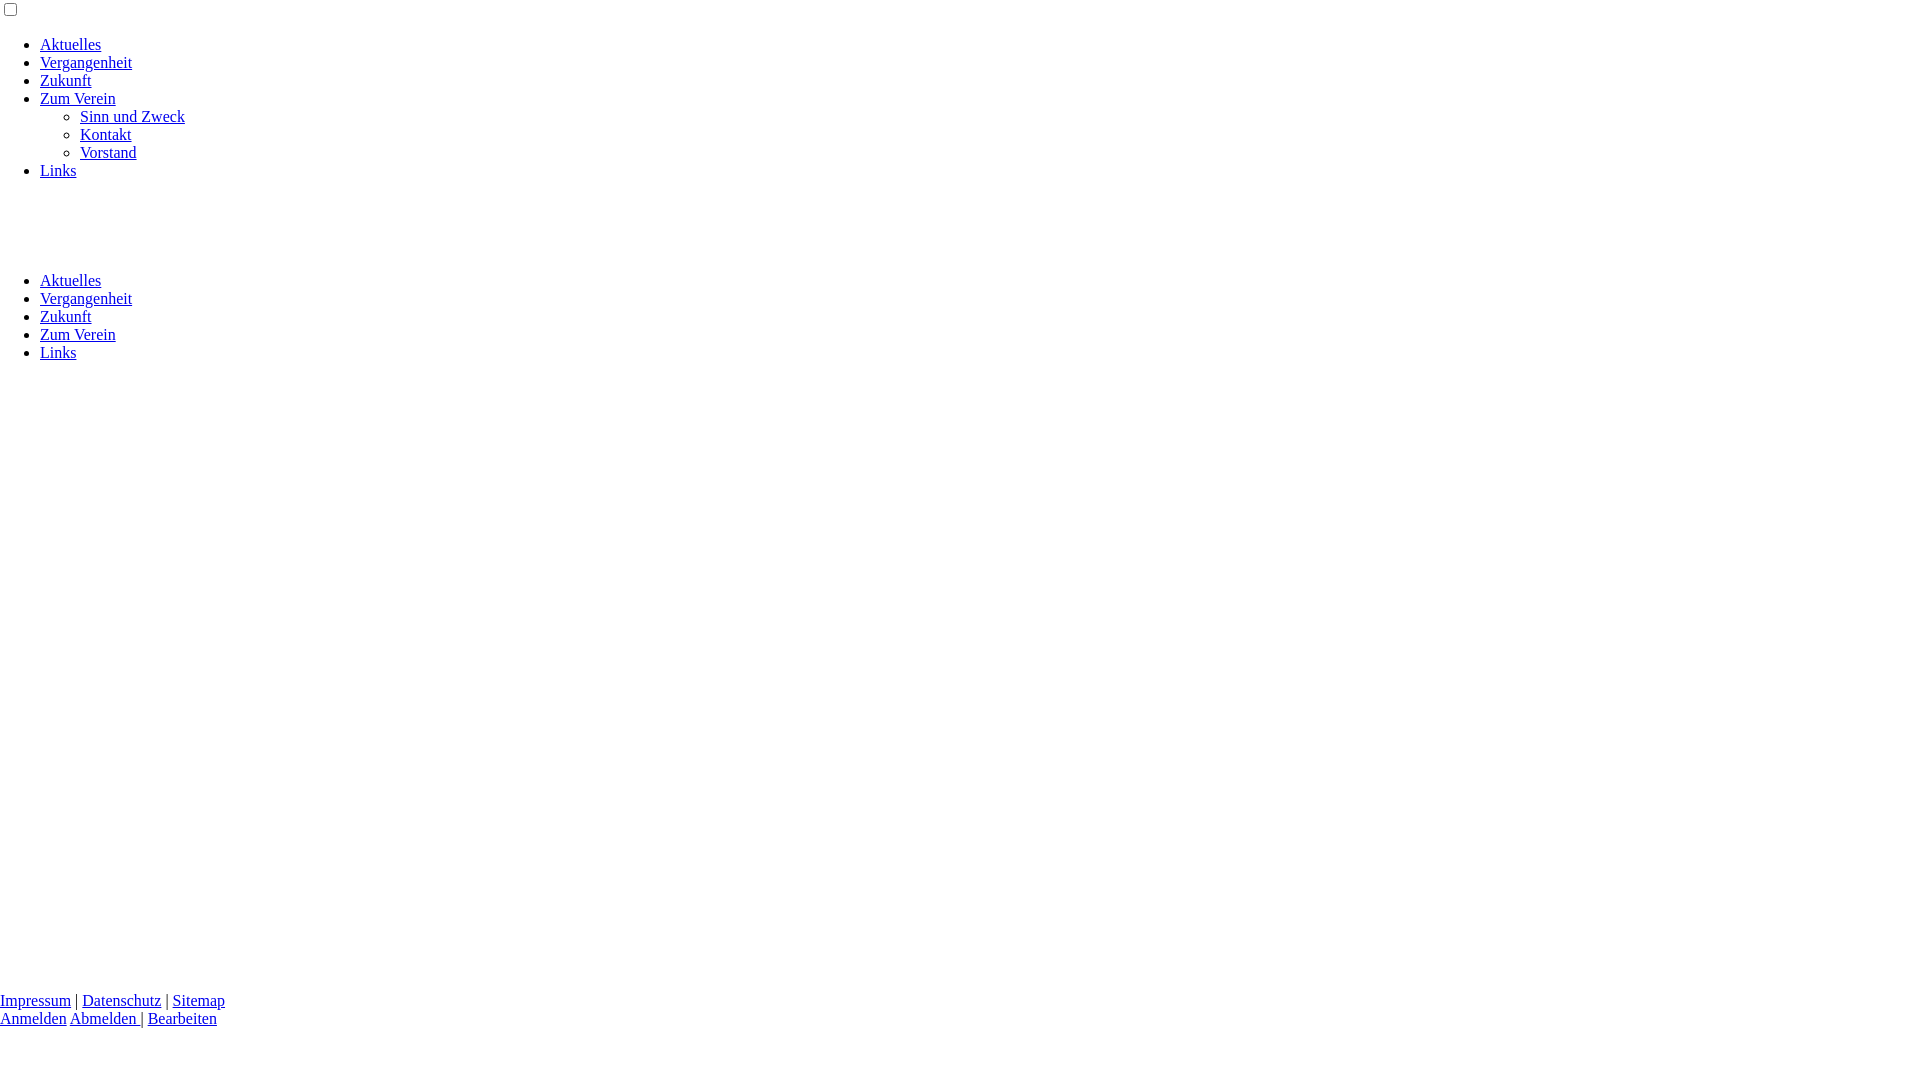  I want to click on 'Links', so click(57, 169).